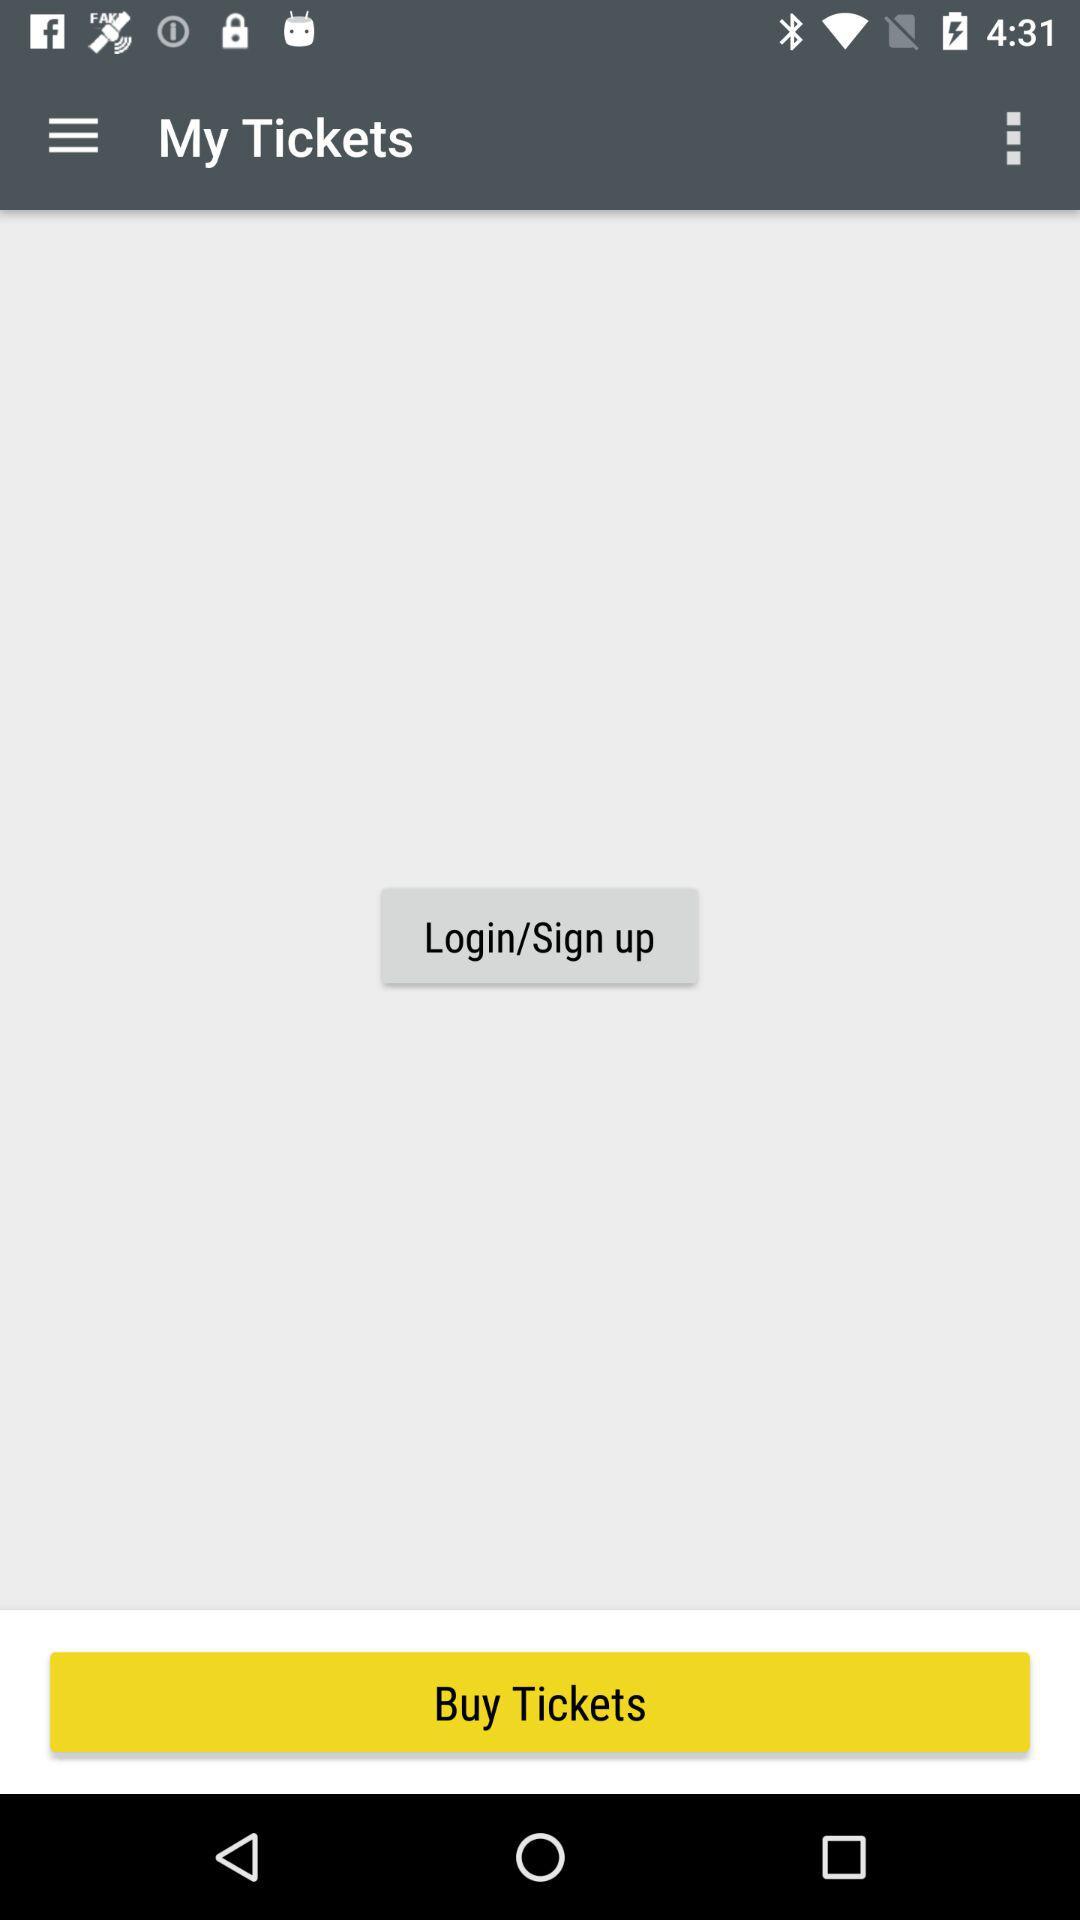  Describe the element at coordinates (1017, 135) in the screenshot. I see `the icon above buy tickets item` at that location.